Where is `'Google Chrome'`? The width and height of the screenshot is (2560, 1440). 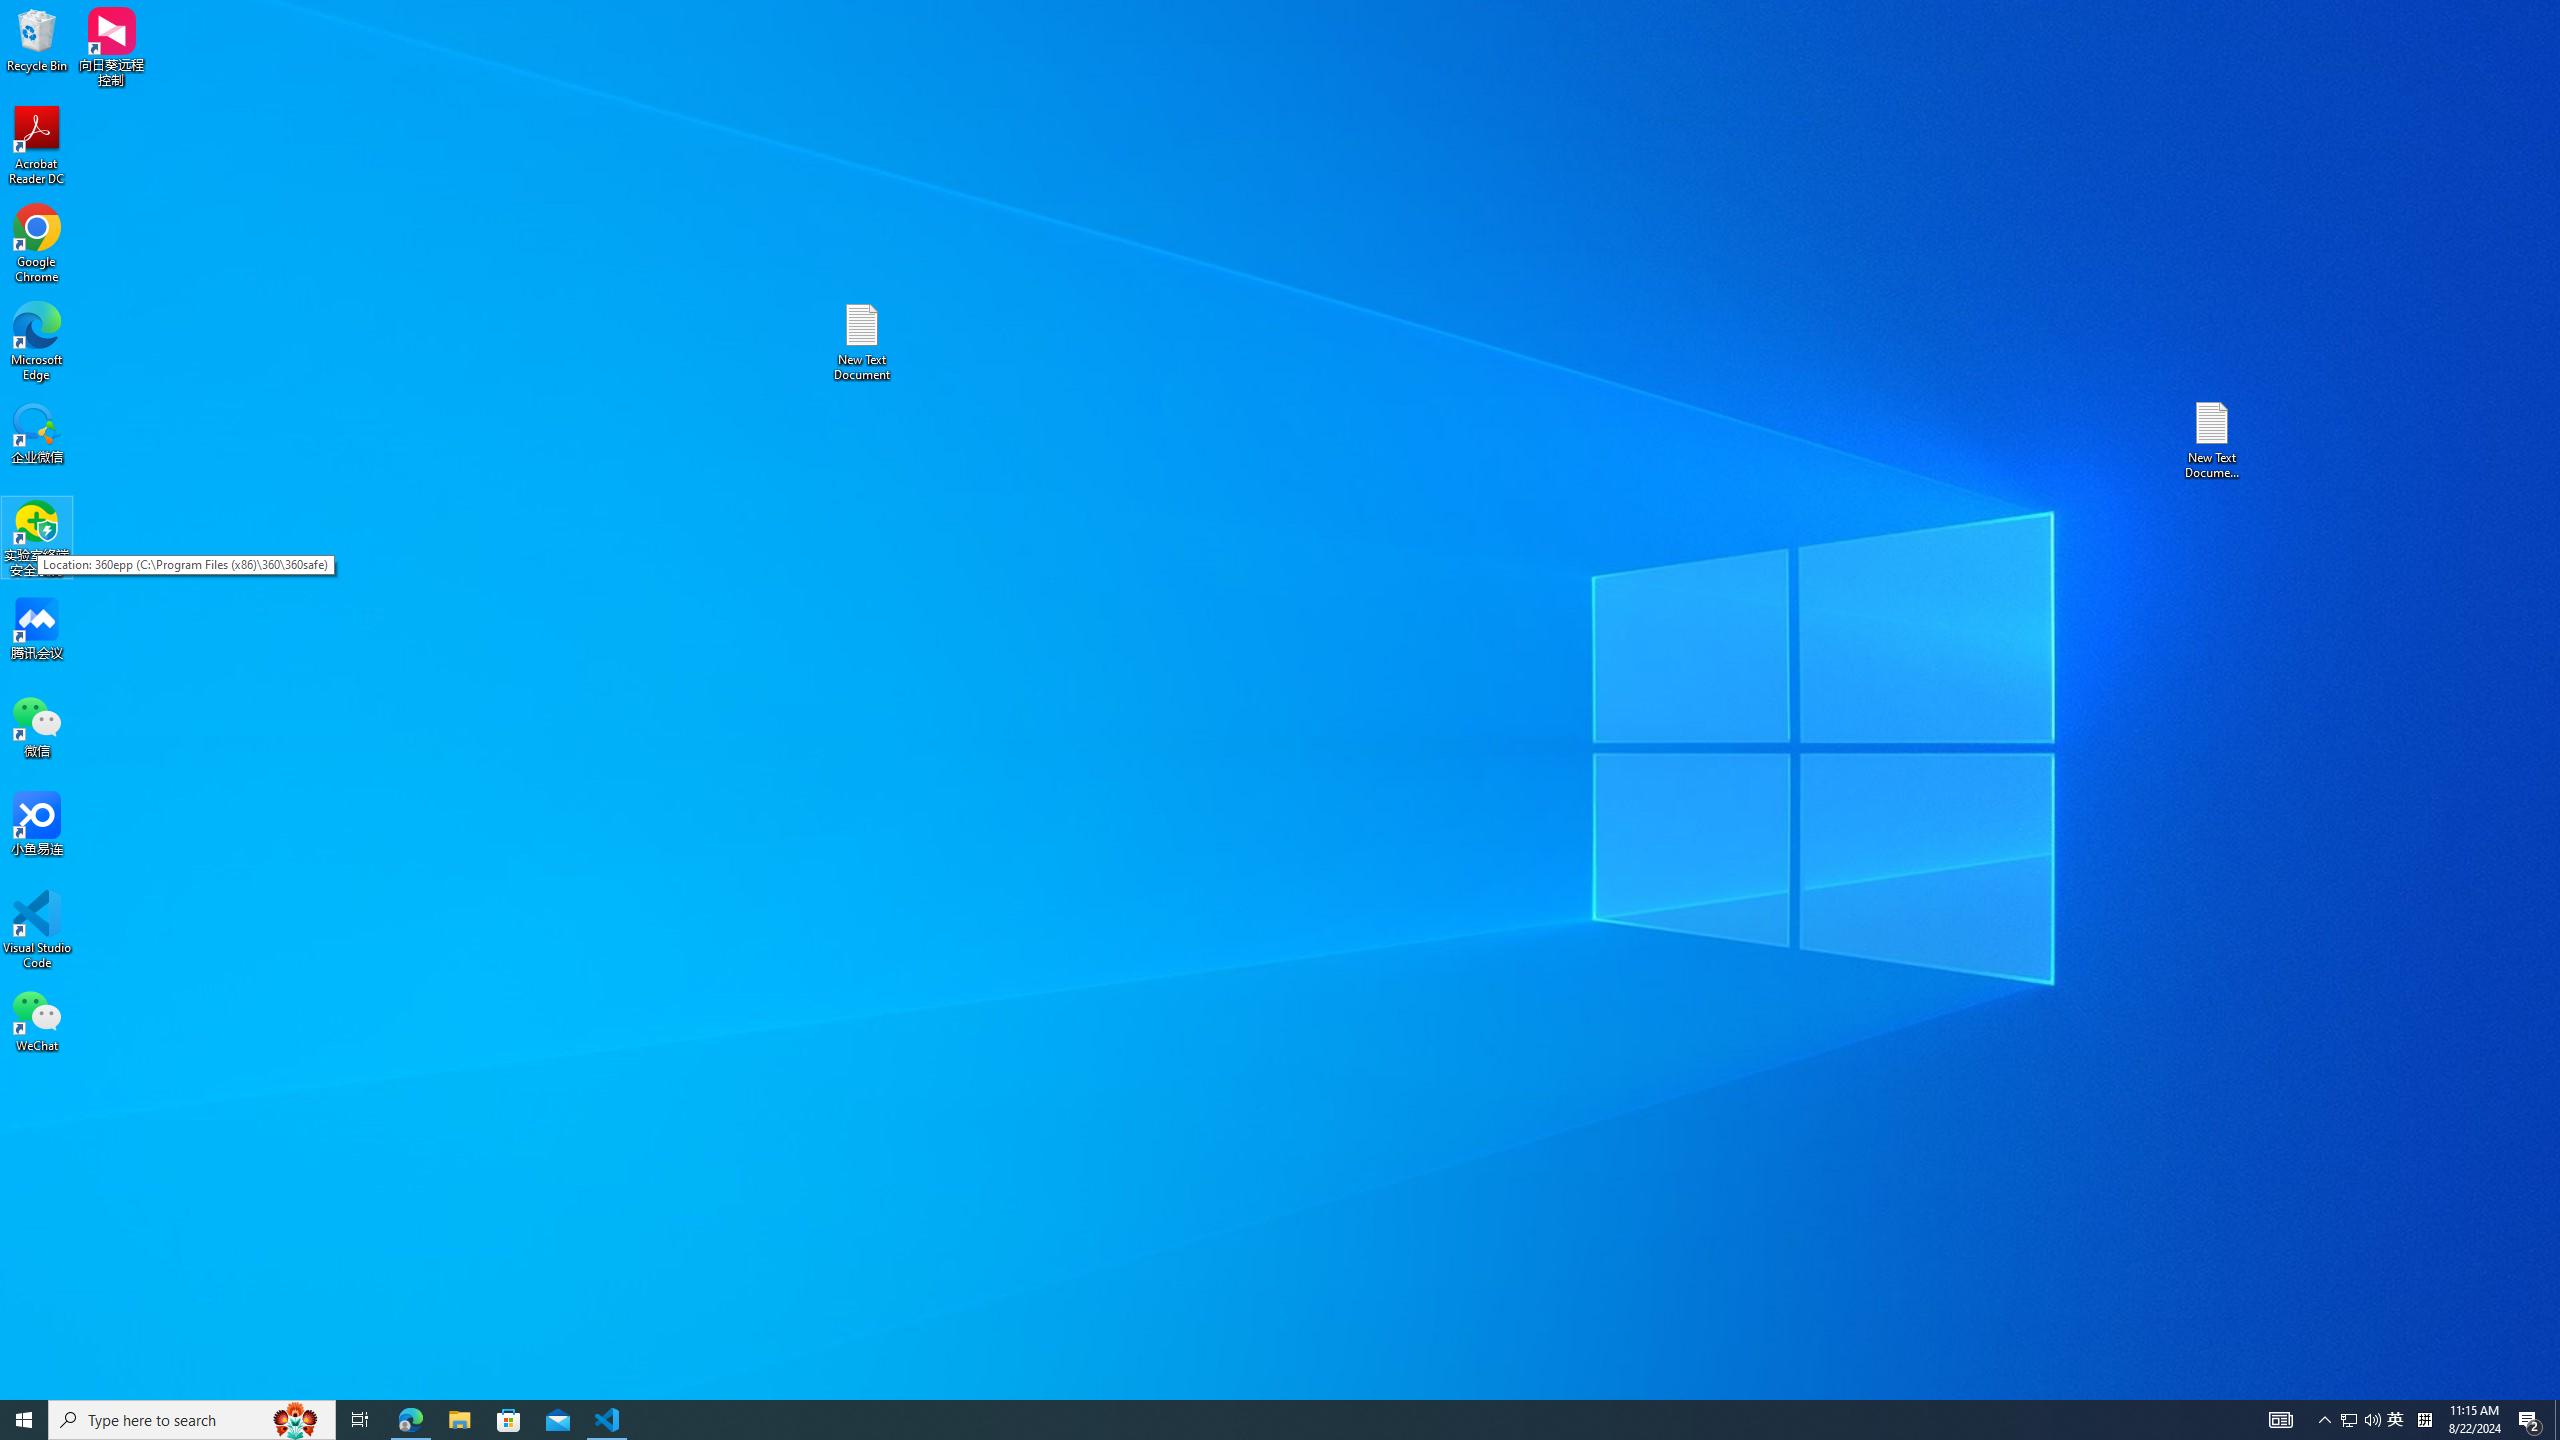 'Google Chrome' is located at coordinates (36, 244).